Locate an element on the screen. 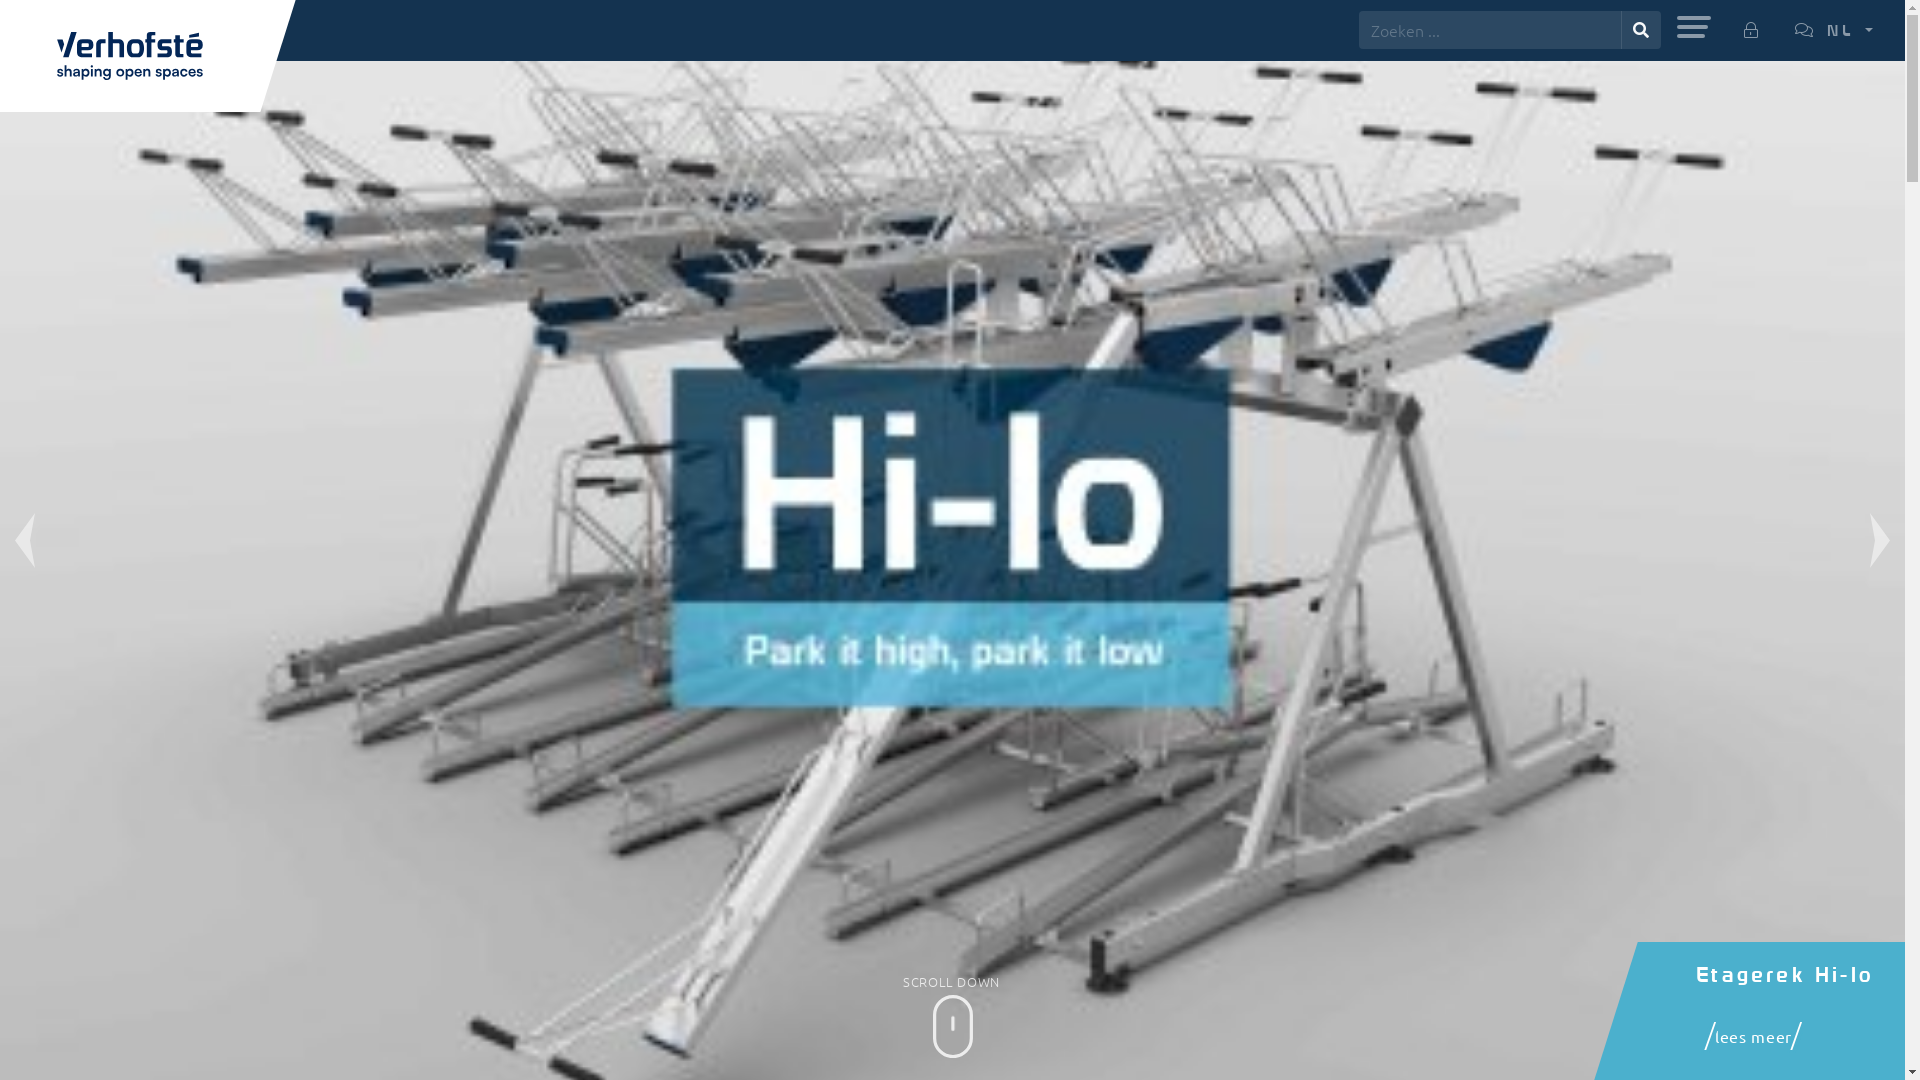 The image size is (1920, 1080). 'SCROLL DOWN' is located at coordinates (952, 1024).